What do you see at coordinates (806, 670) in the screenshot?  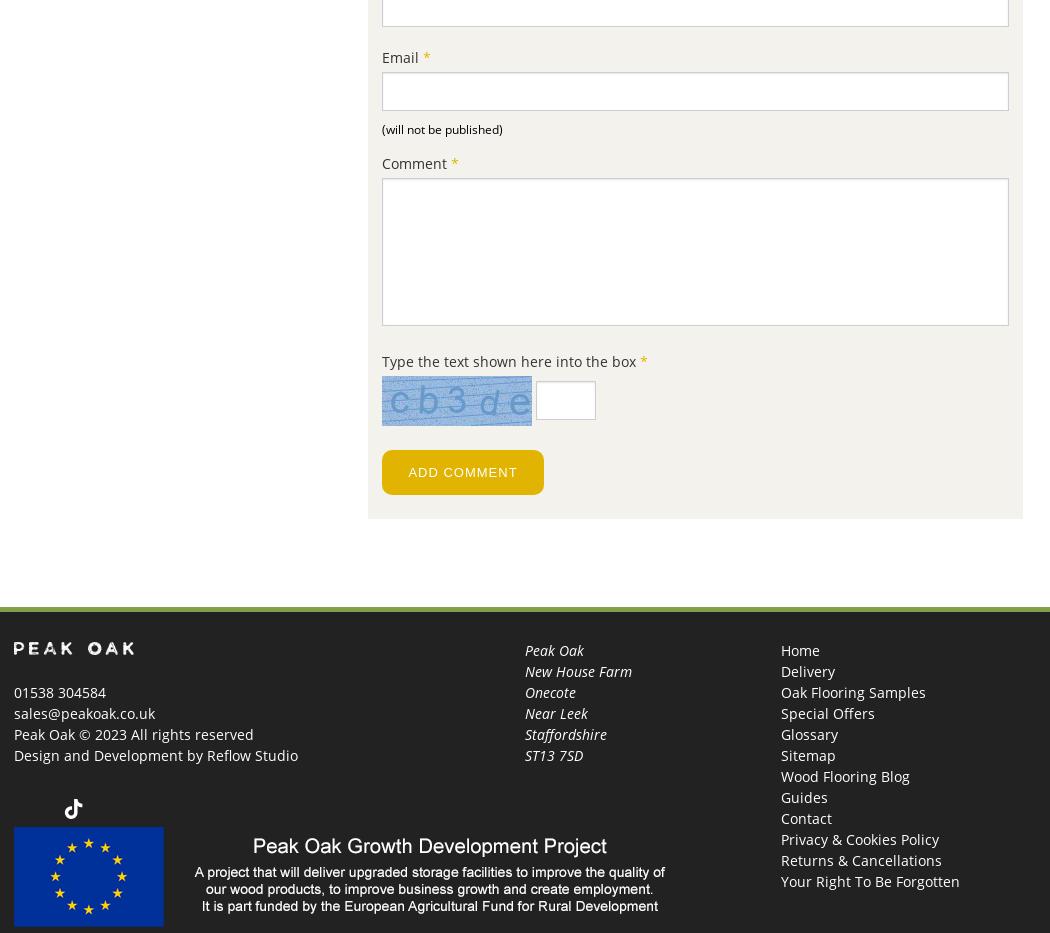 I see `'Delivery'` at bounding box center [806, 670].